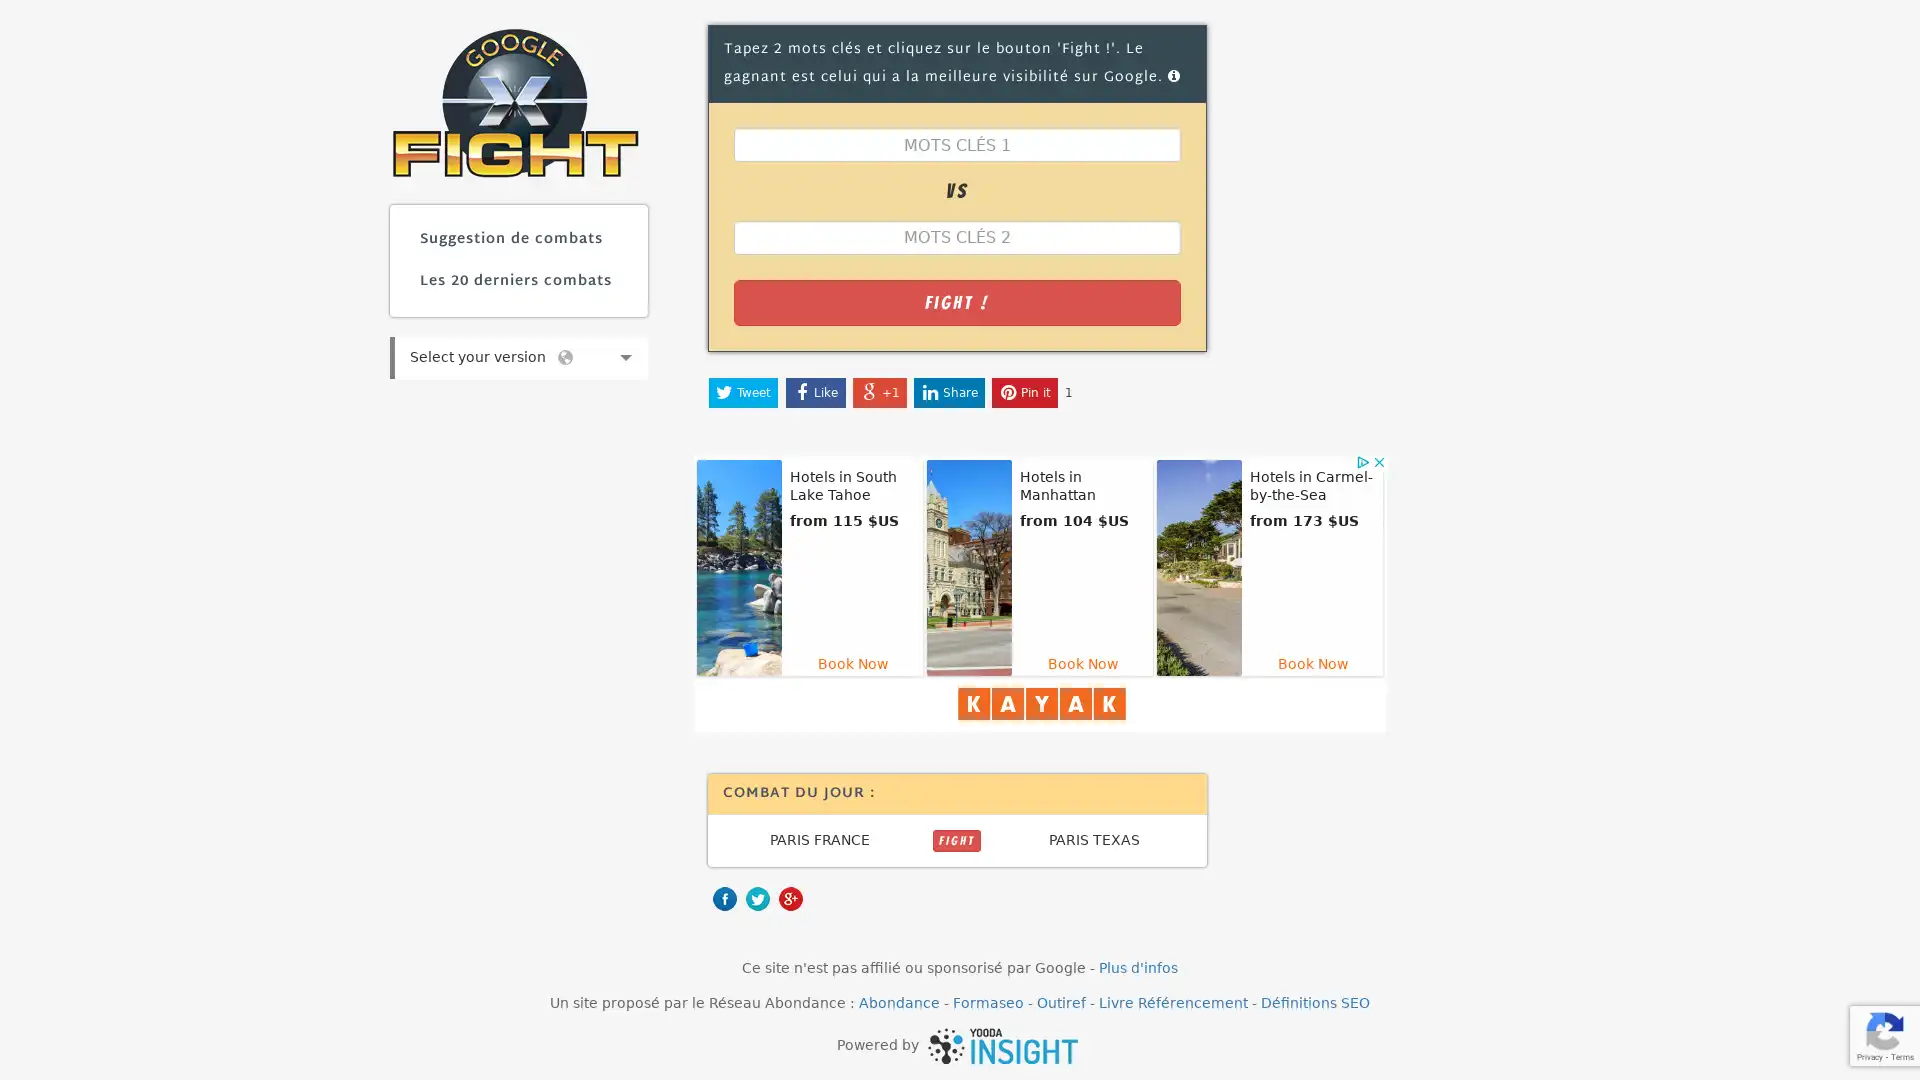 This screenshot has height=1080, width=1920. I want to click on Fight !, so click(955, 301).